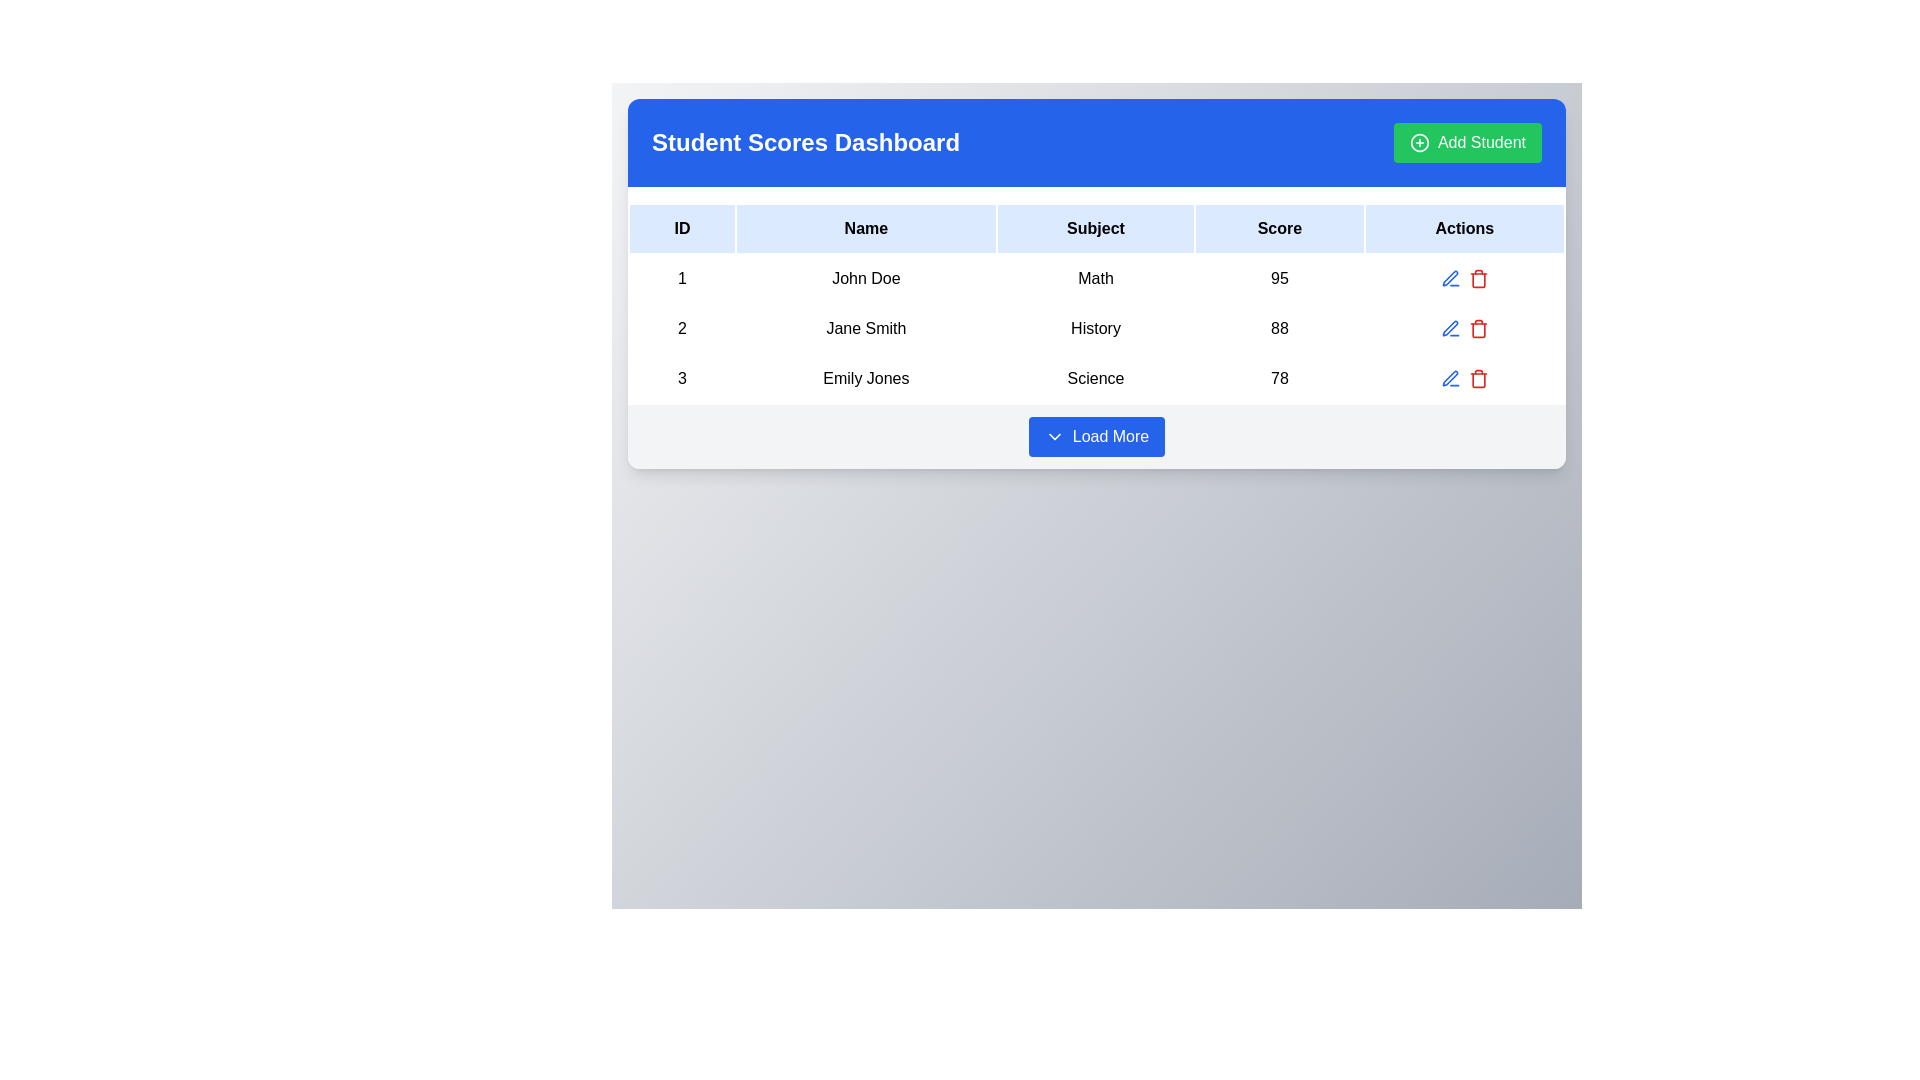 This screenshot has width=1920, height=1080. What do you see at coordinates (1468, 141) in the screenshot?
I see `the 'Add Student' button located in the top right corner of the 'Student Scores Dashboard' header bar` at bounding box center [1468, 141].